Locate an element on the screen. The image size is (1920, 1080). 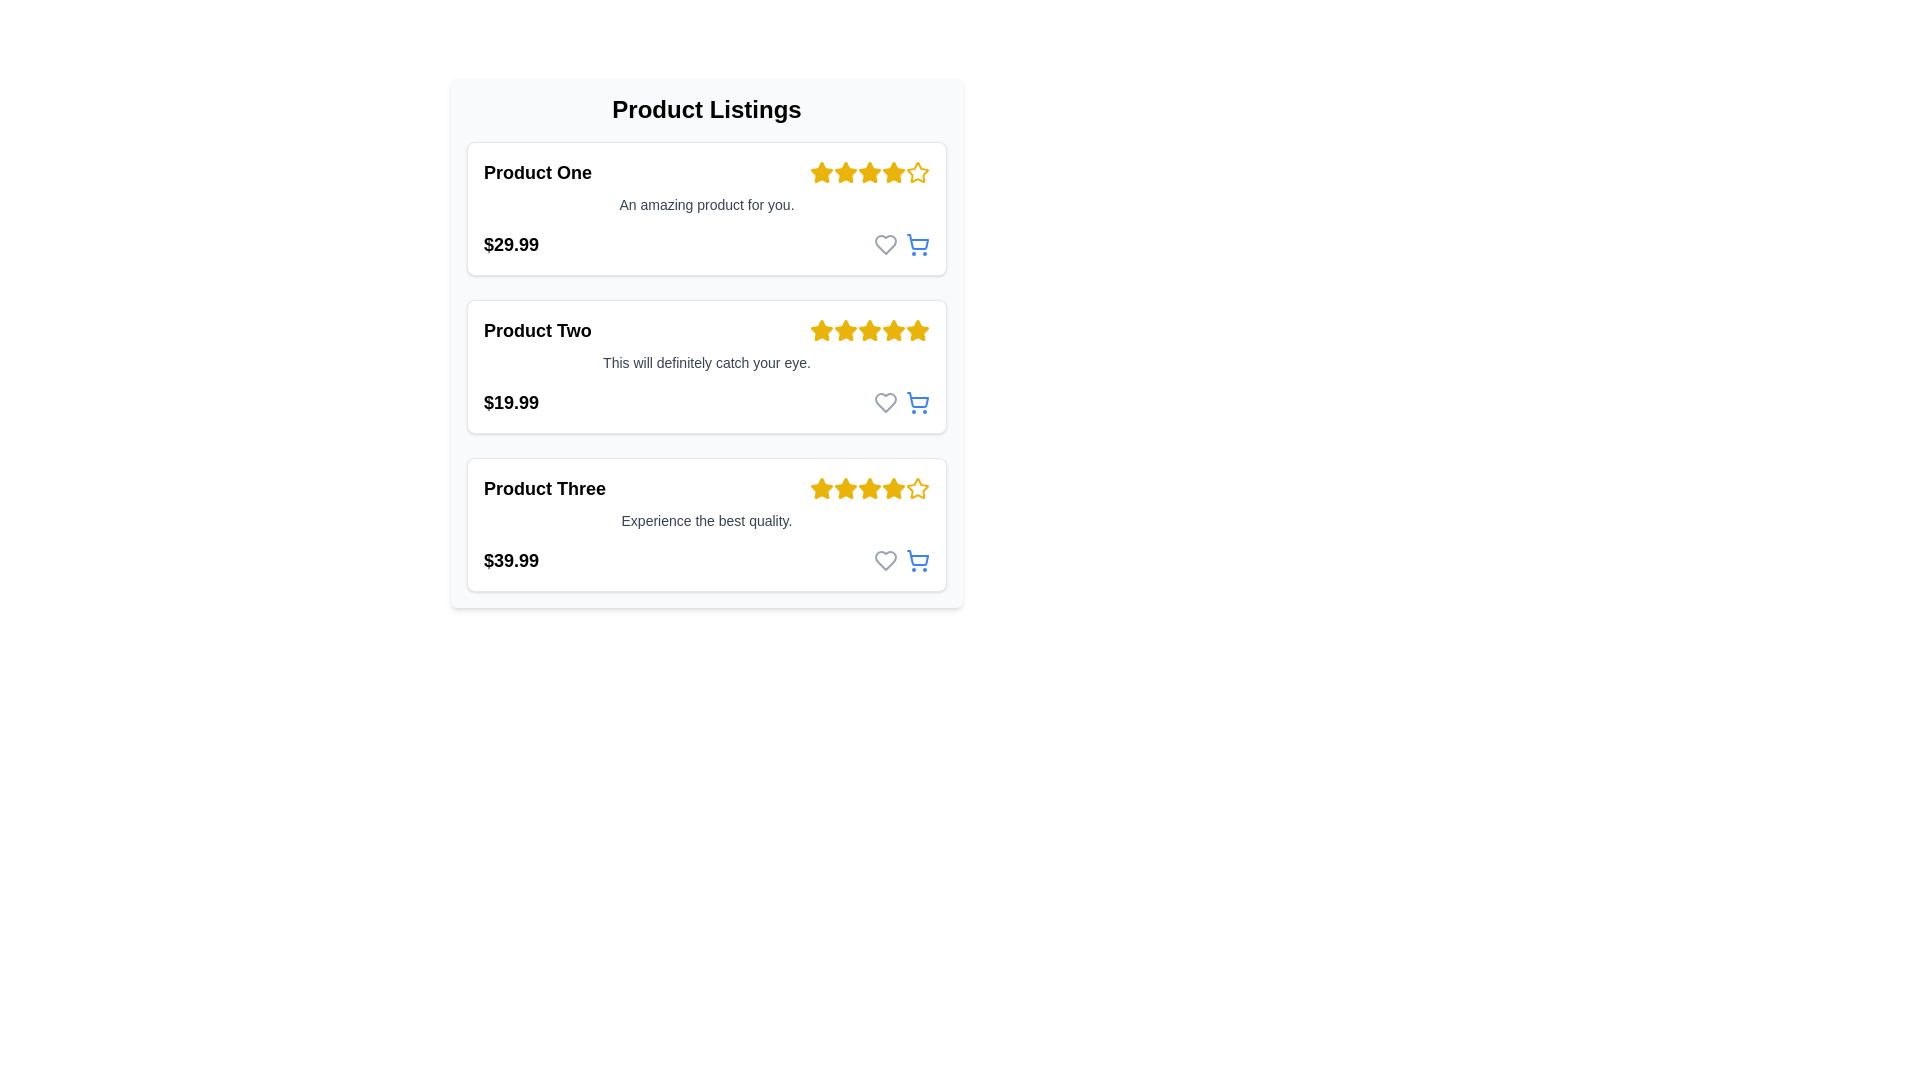
the heart icon in the topmost product card is located at coordinates (901, 244).